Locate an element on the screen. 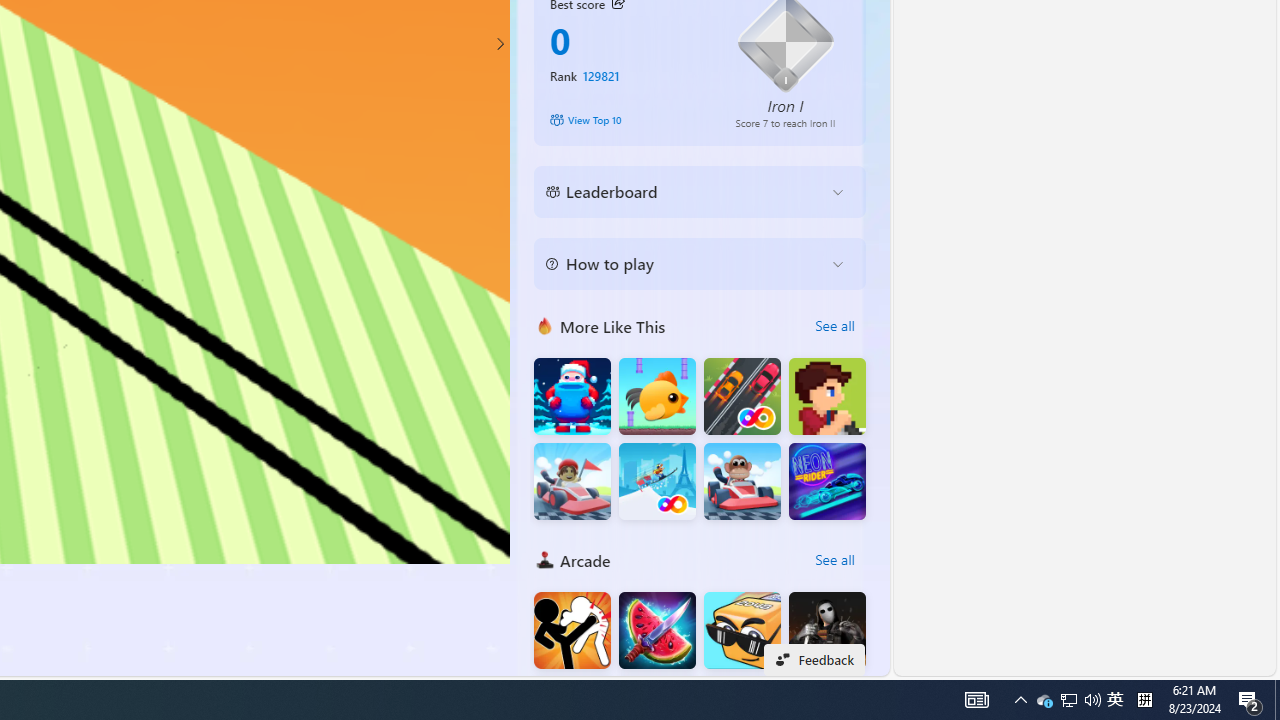 This screenshot has width=1280, height=720. 'Touch And Catch Santa' is located at coordinates (571, 396).